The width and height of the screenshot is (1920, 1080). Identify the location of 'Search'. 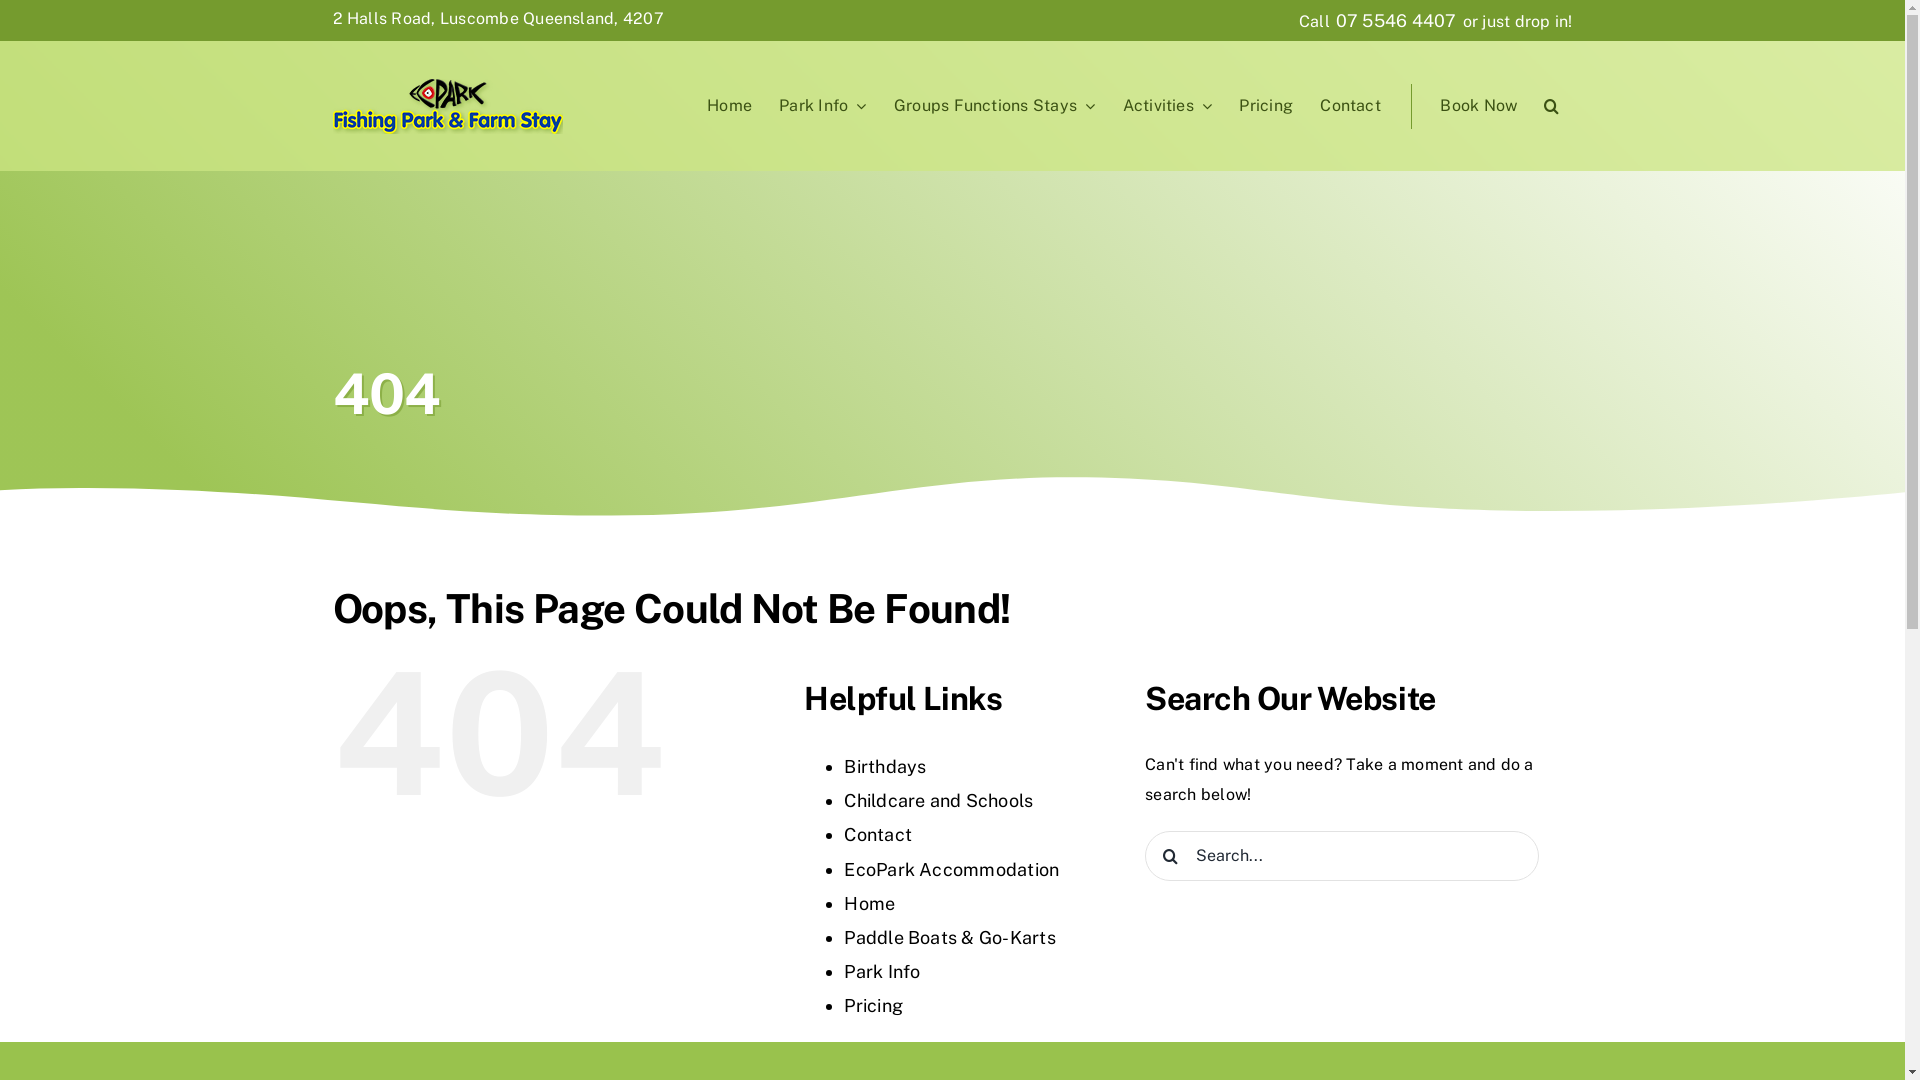
(1551, 106).